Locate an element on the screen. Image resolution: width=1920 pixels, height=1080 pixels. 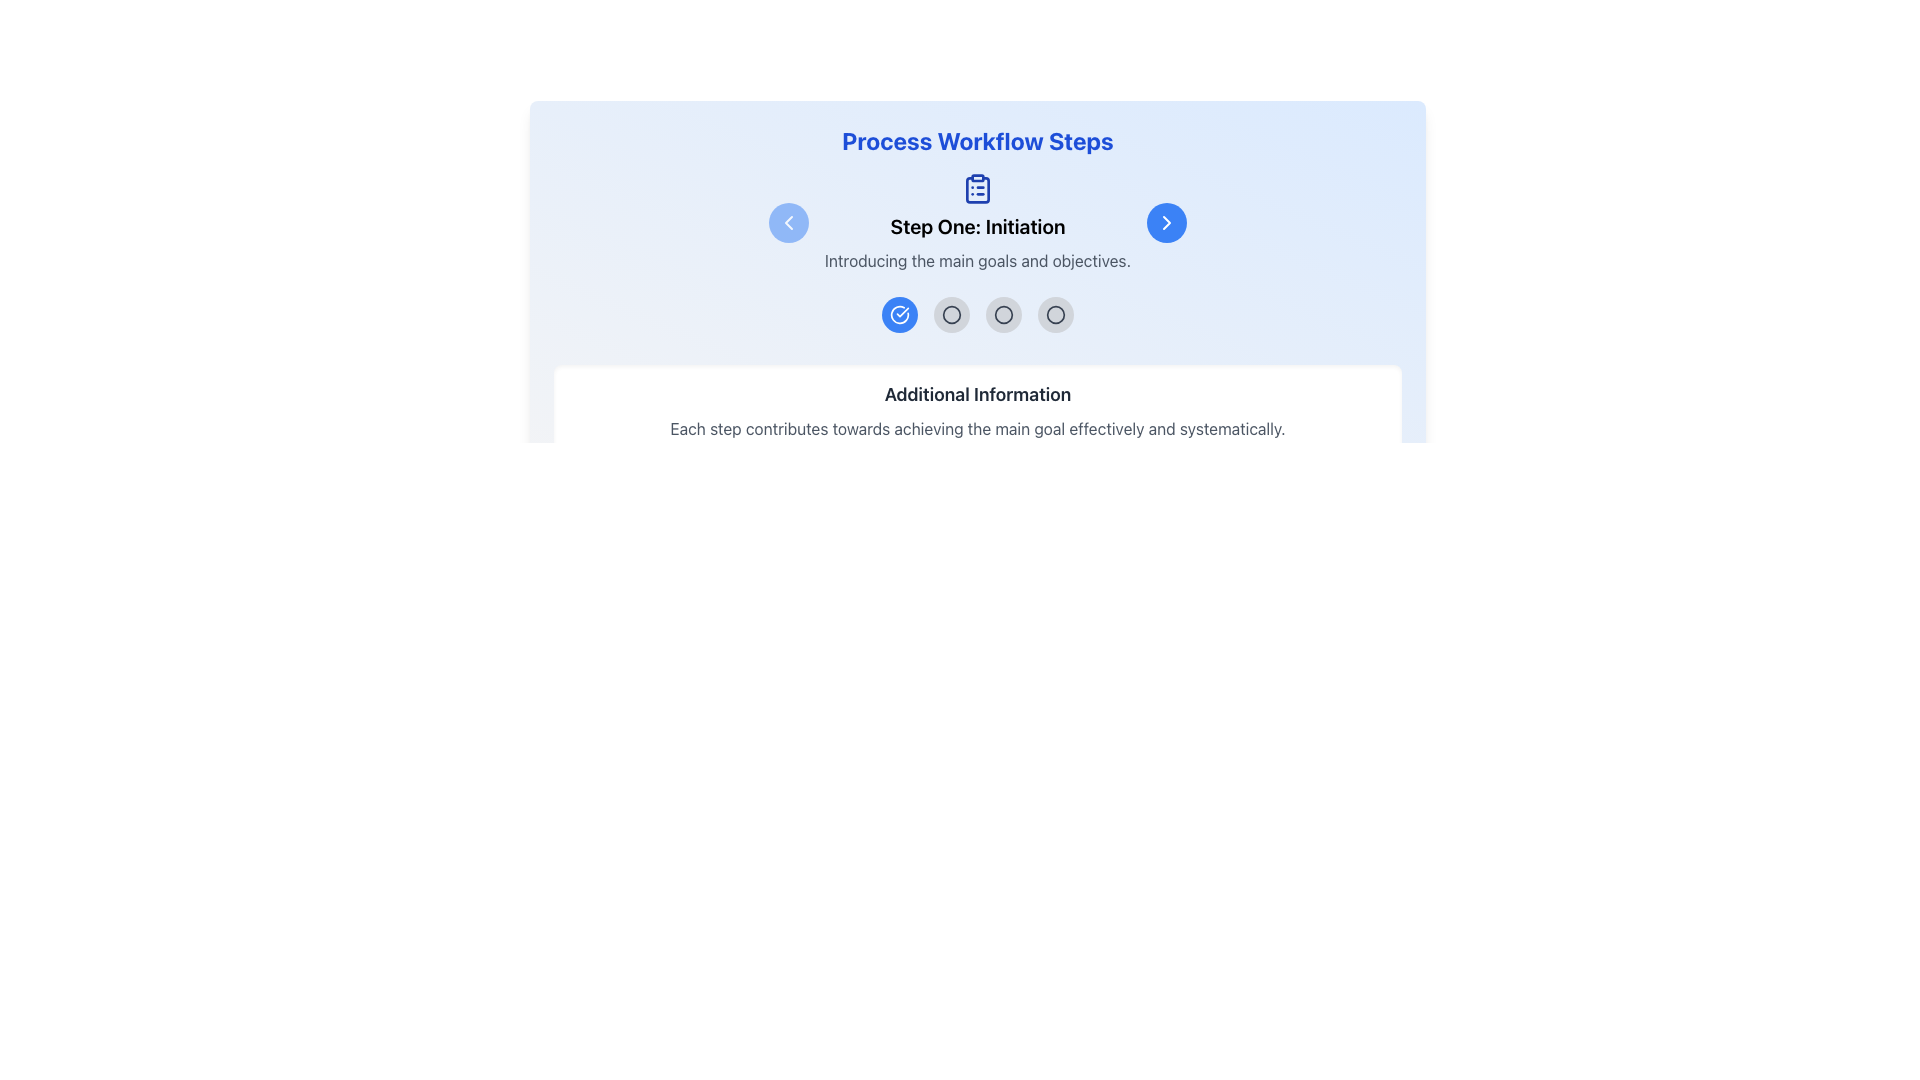
the descriptive text element that introduces 'Step One: Initiation', which is centrally aligned and positioned directly beneath the header and clipboard icon is located at coordinates (978, 260).